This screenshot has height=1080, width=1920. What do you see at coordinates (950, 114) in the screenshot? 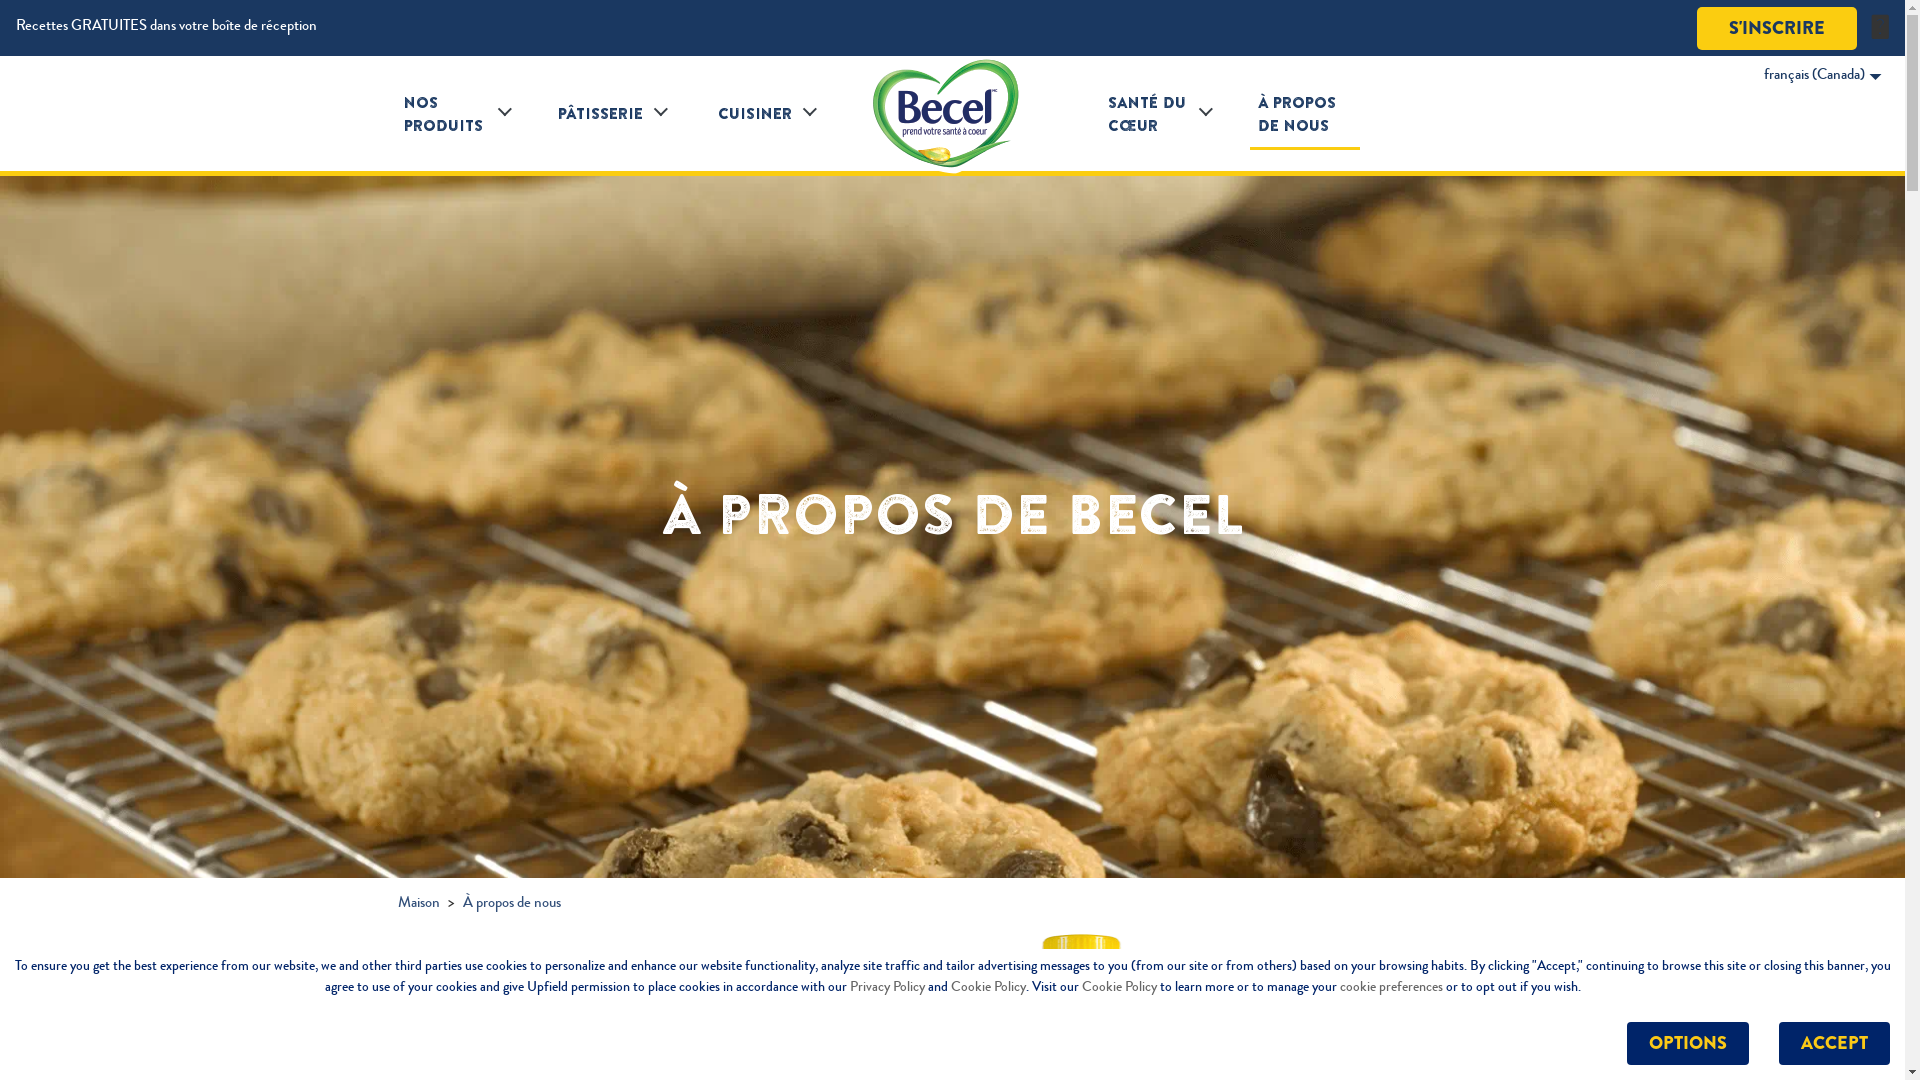
I see `'Logo Black'` at bounding box center [950, 114].